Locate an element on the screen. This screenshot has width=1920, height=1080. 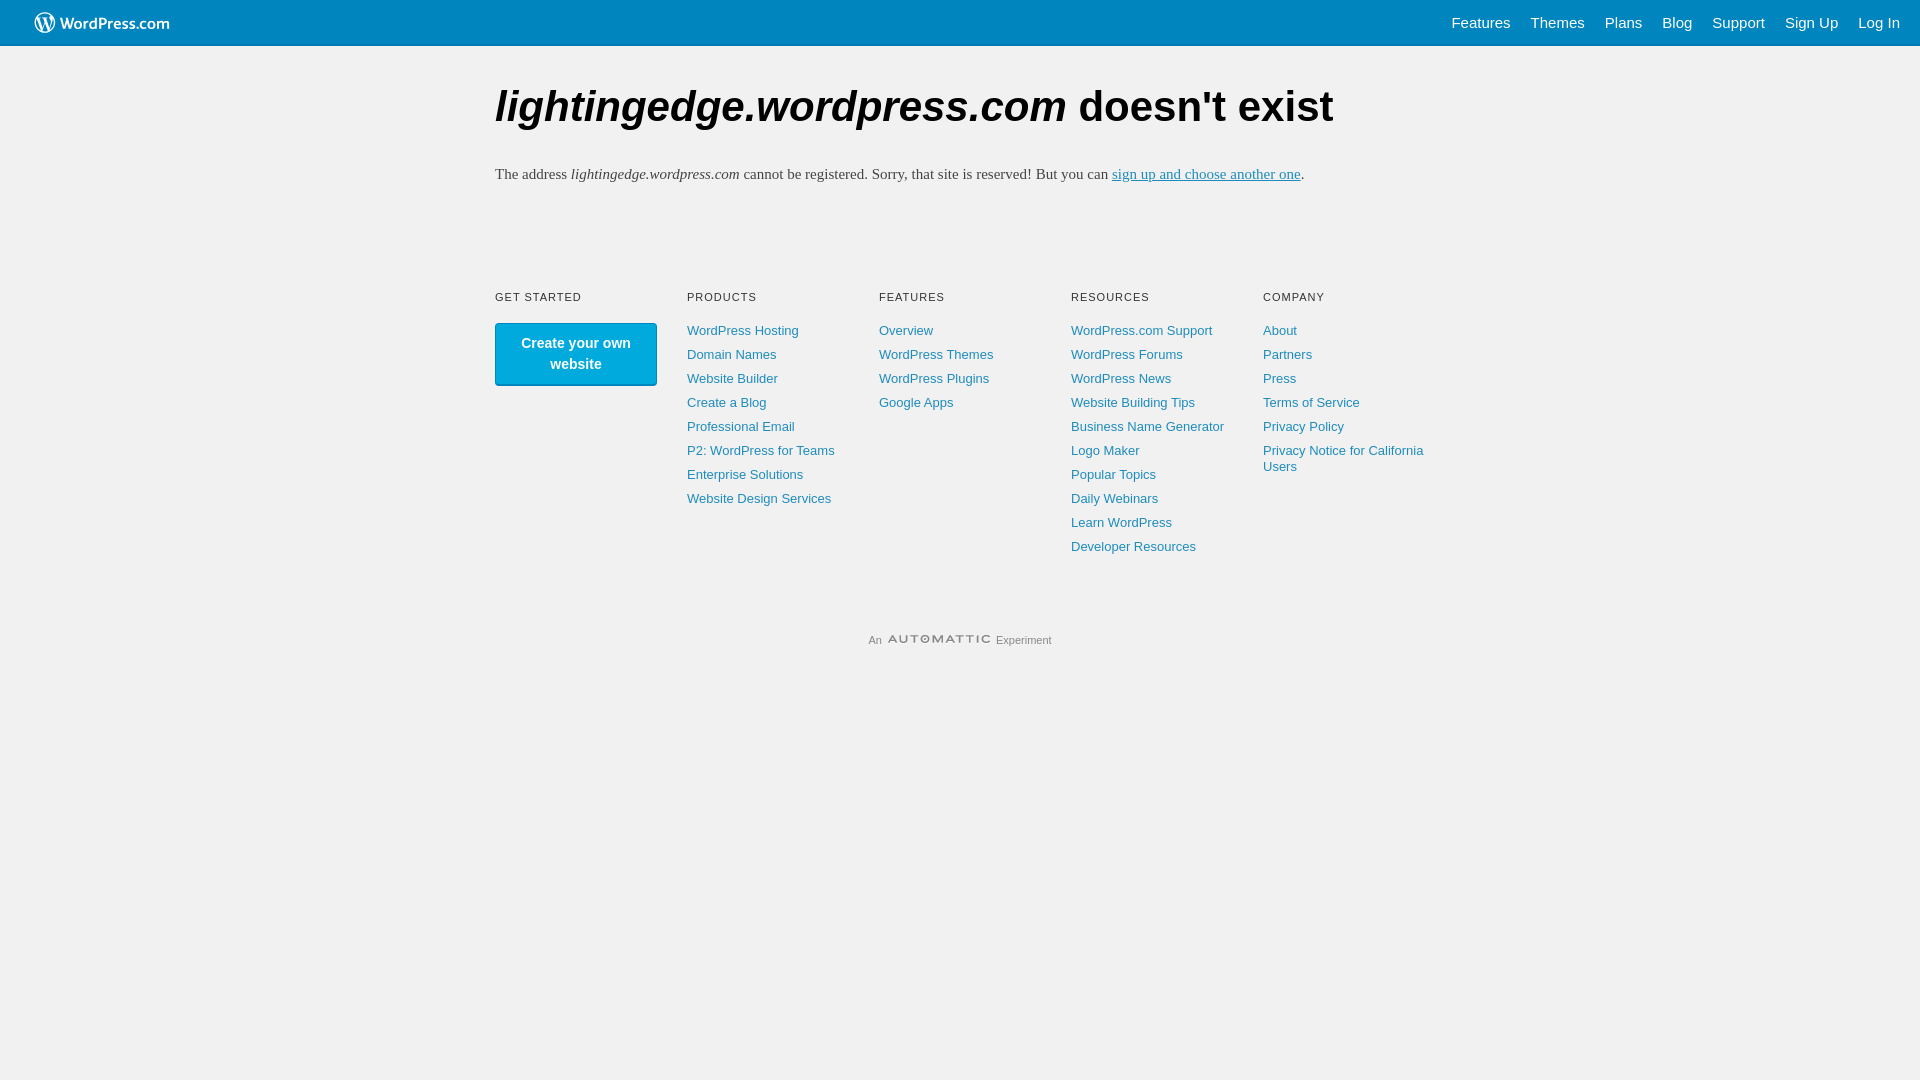
'Create your own website' is located at coordinates (575, 353).